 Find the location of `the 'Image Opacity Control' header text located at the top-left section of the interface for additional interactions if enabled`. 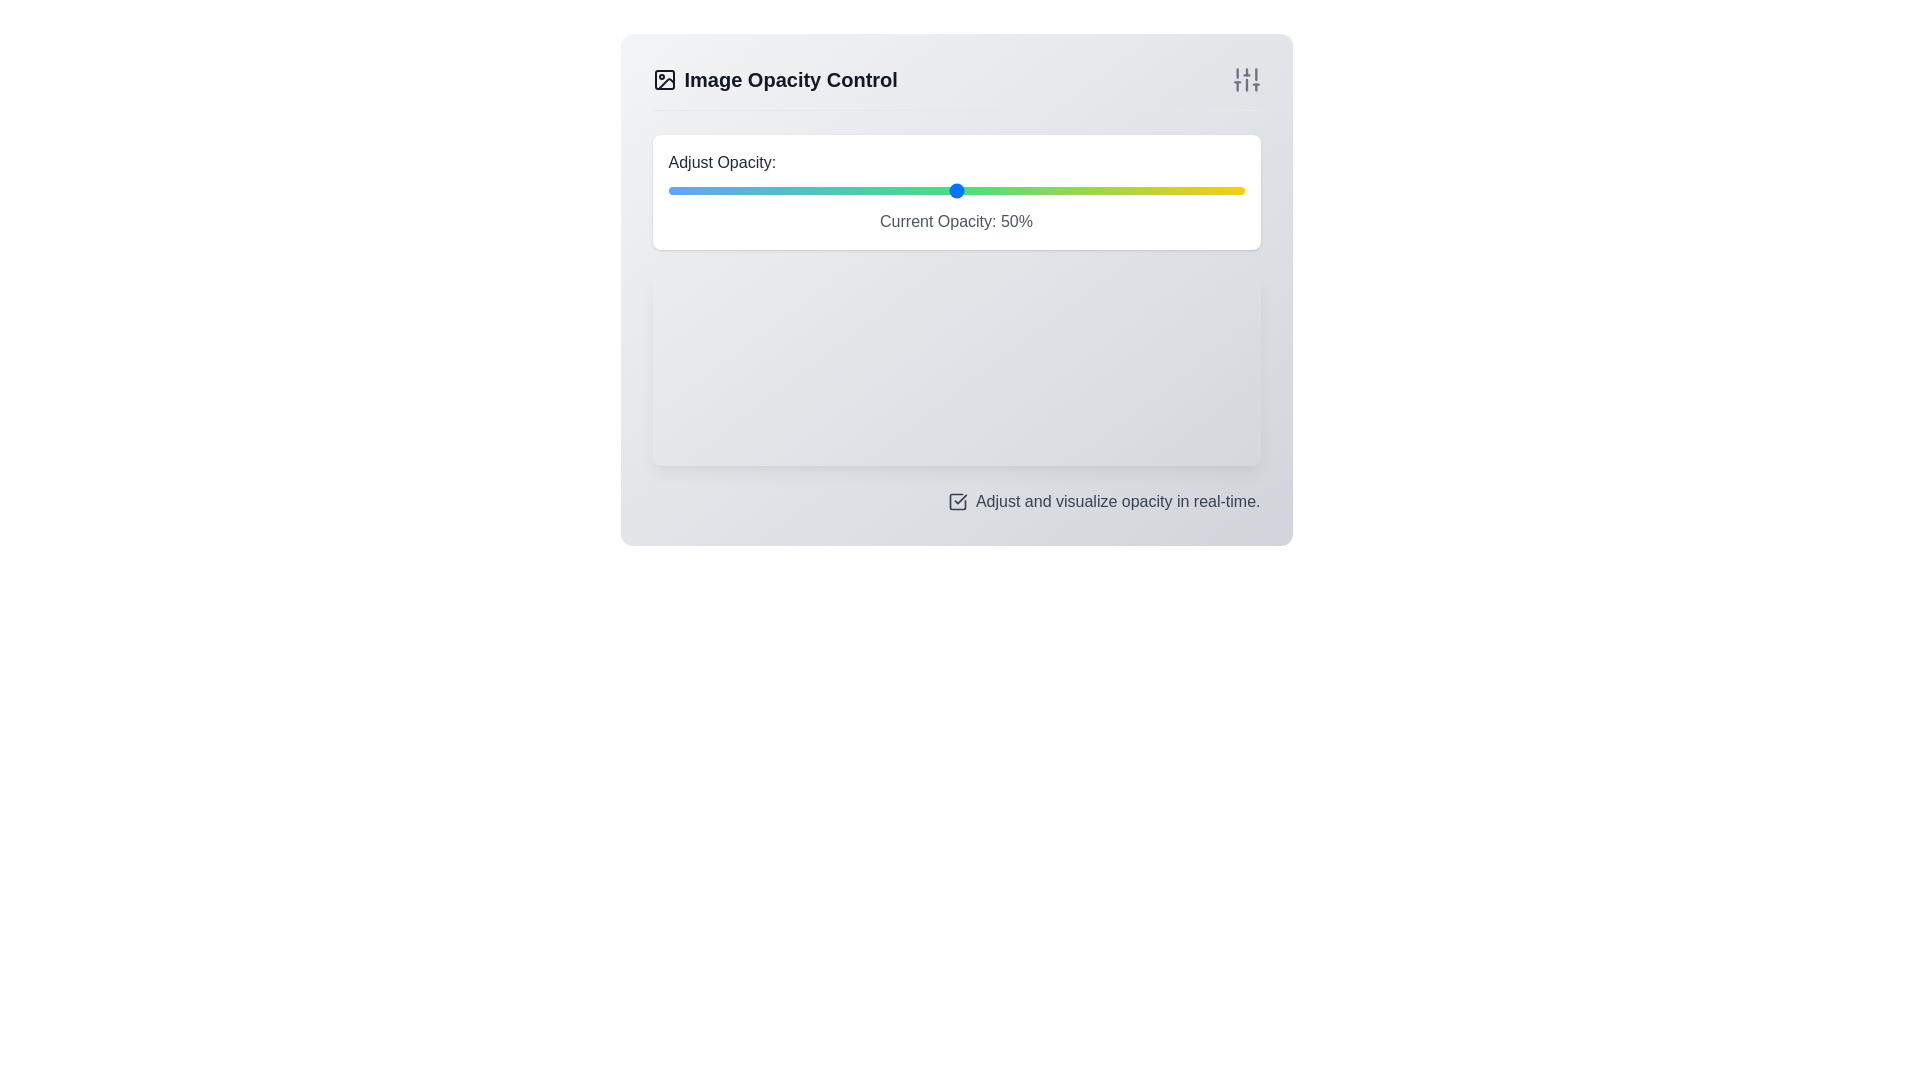

the 'Image Opacity Control' header text located at the top-left section of the interface for additional interactions if enabled is located at coordinates (774, 79).